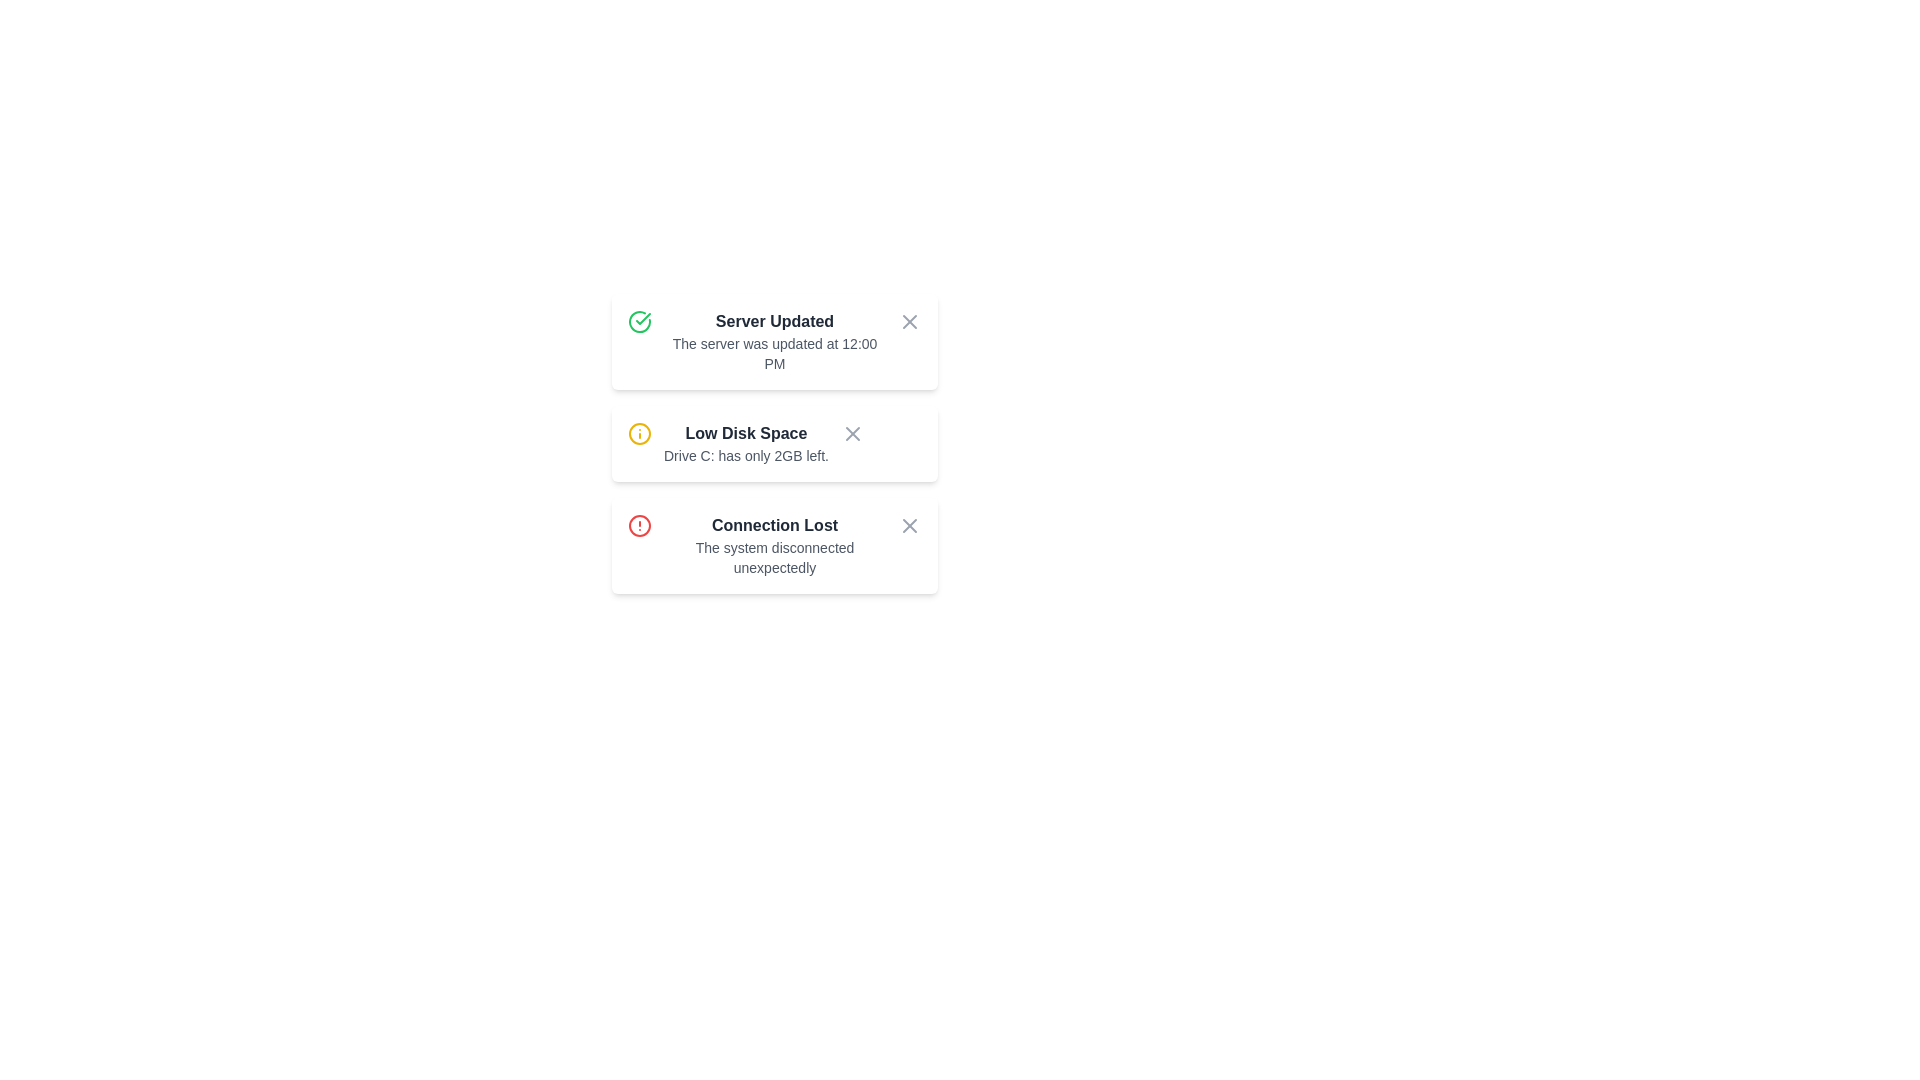 The image size is (1920, 1080). I want to click on the dismiss button located at the top-right corner of the 'Server Updated' notification card, so click(909, 320).